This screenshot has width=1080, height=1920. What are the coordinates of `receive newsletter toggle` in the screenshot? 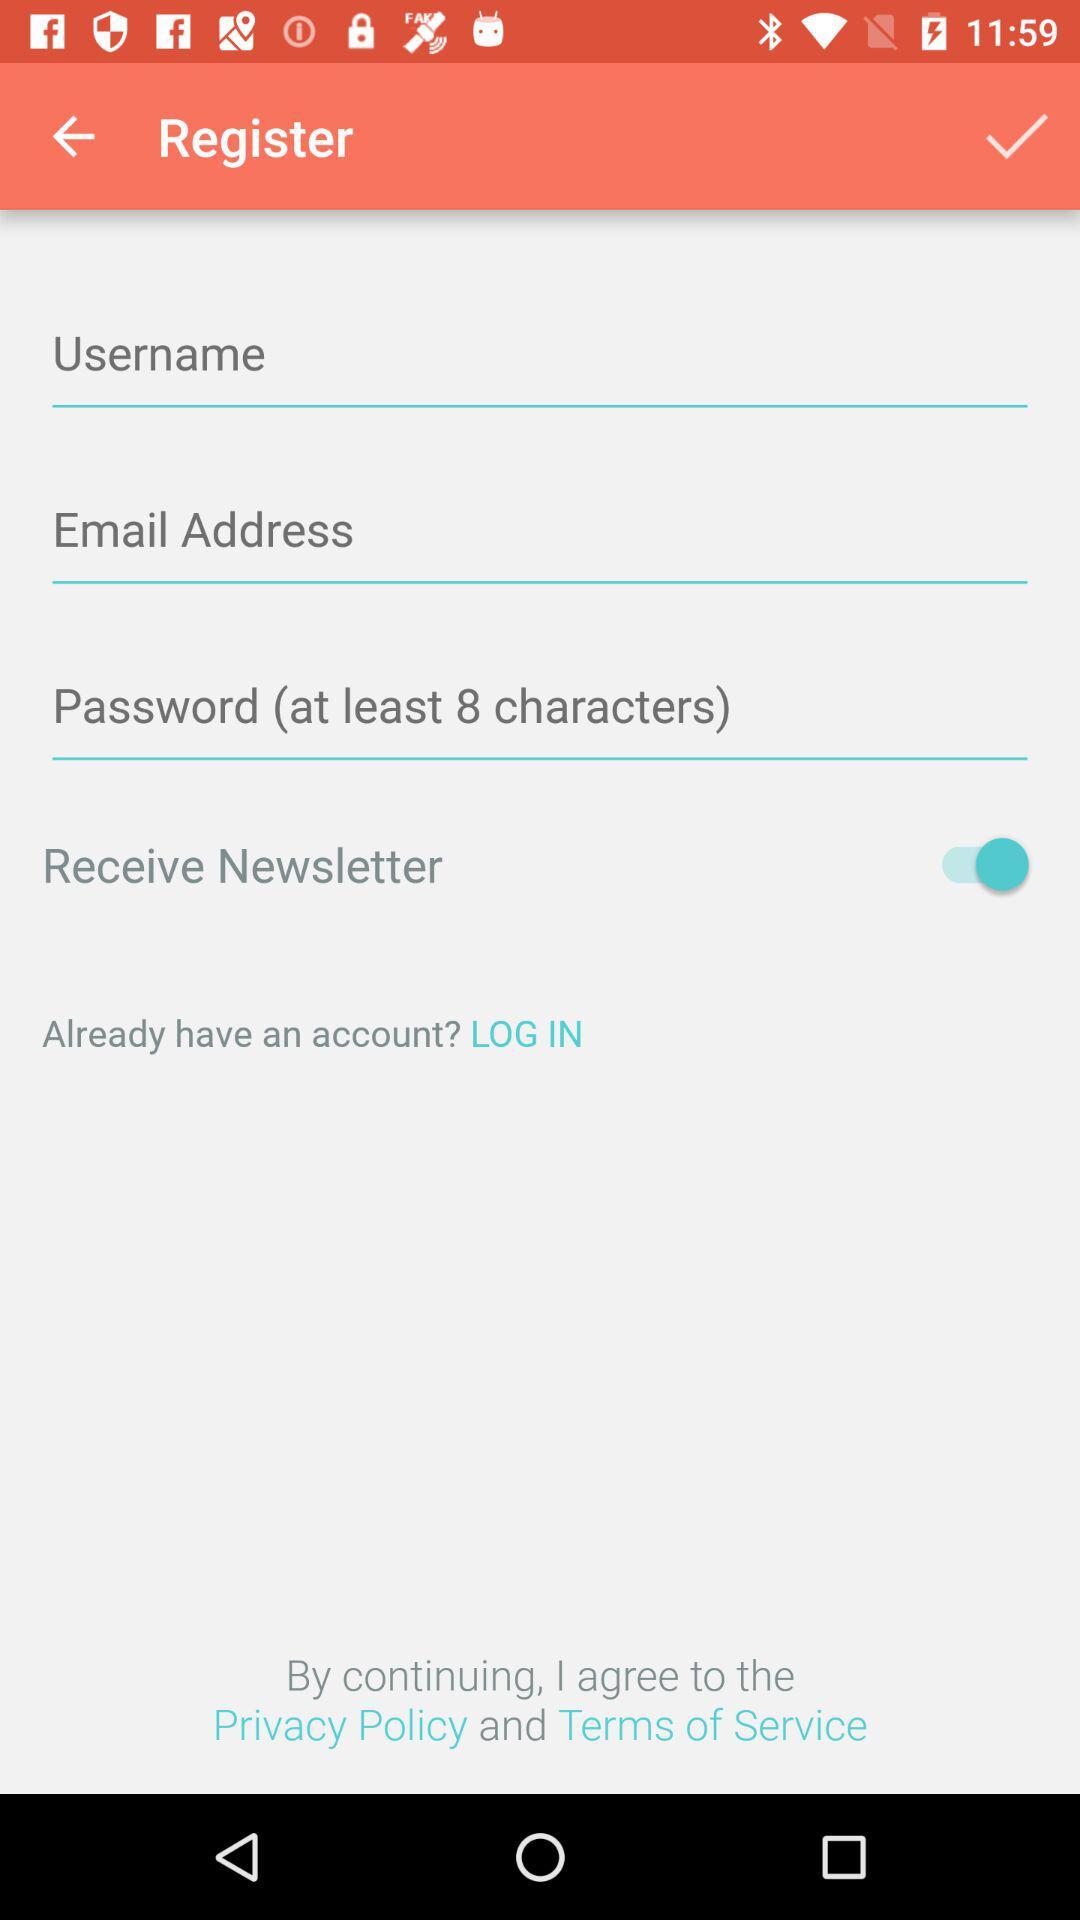 It's located at (974, 864).